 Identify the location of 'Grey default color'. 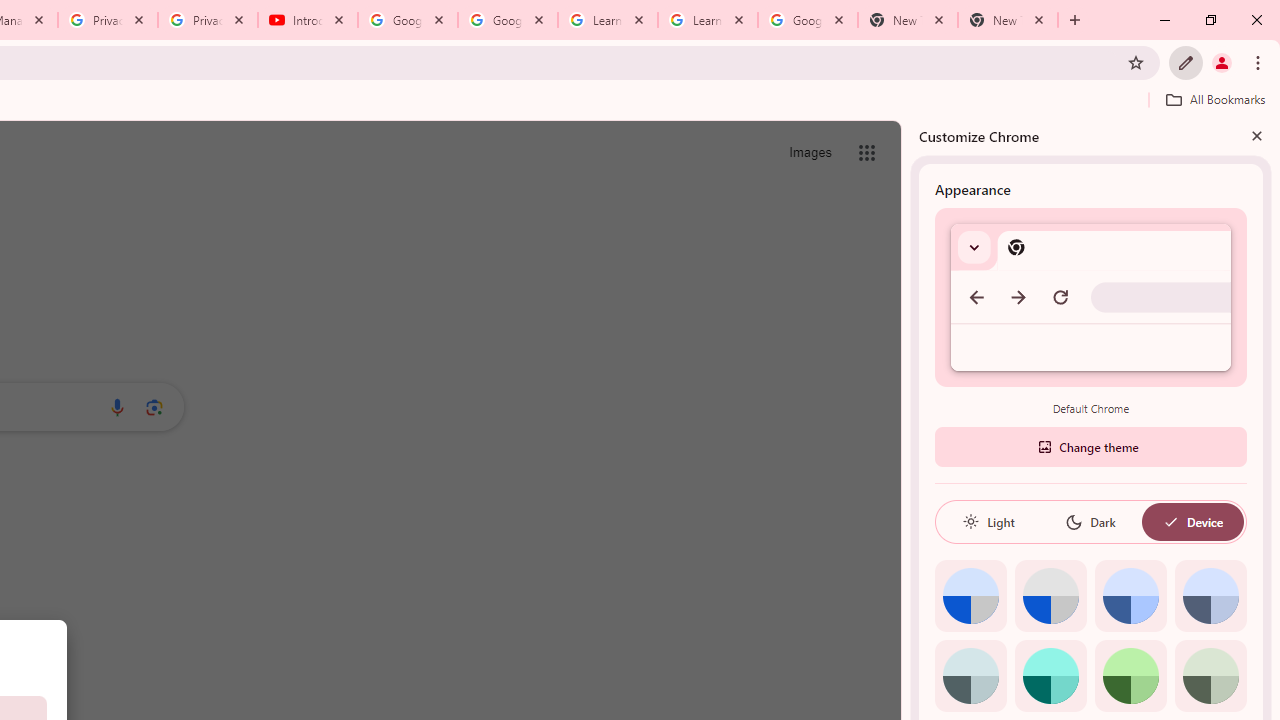
(1049, 595).